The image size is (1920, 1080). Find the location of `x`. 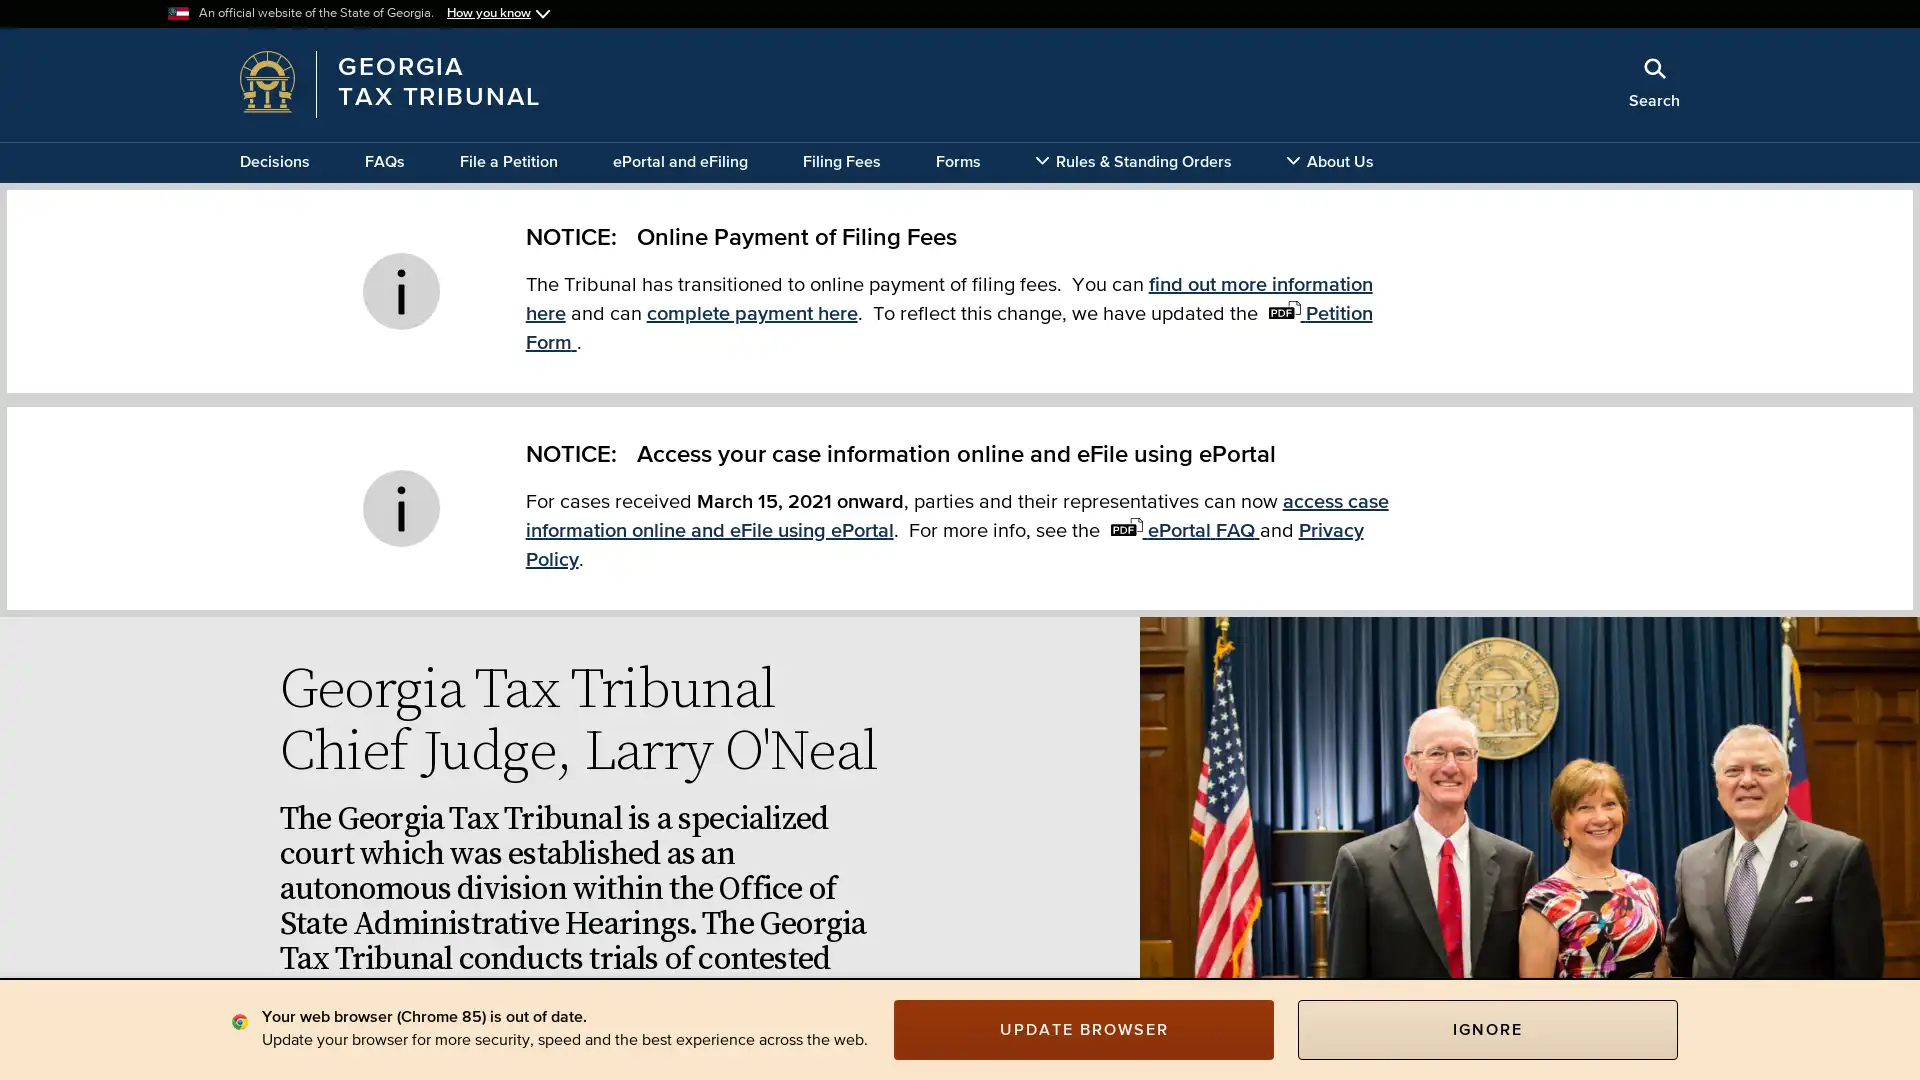

x is located at coordinates (430, 326).